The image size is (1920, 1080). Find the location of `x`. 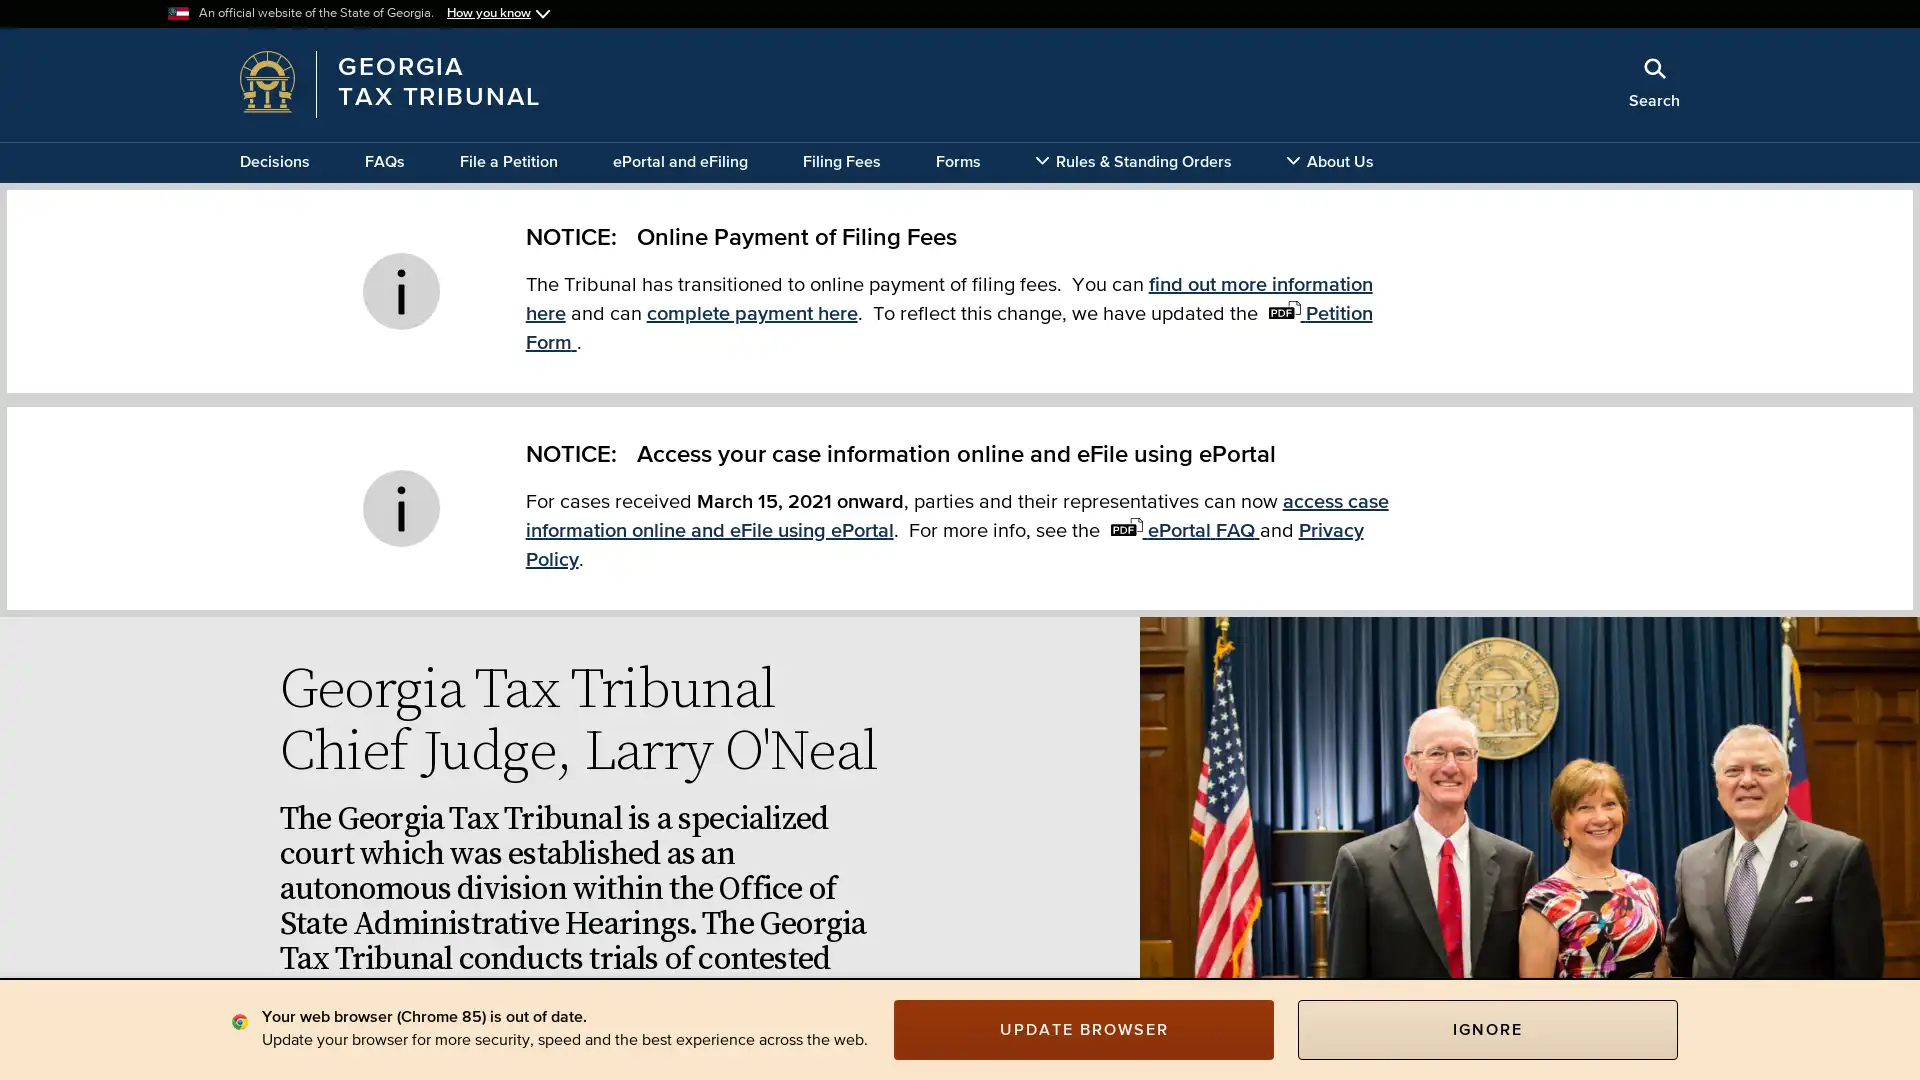

x is located at coordinates (430, 326).